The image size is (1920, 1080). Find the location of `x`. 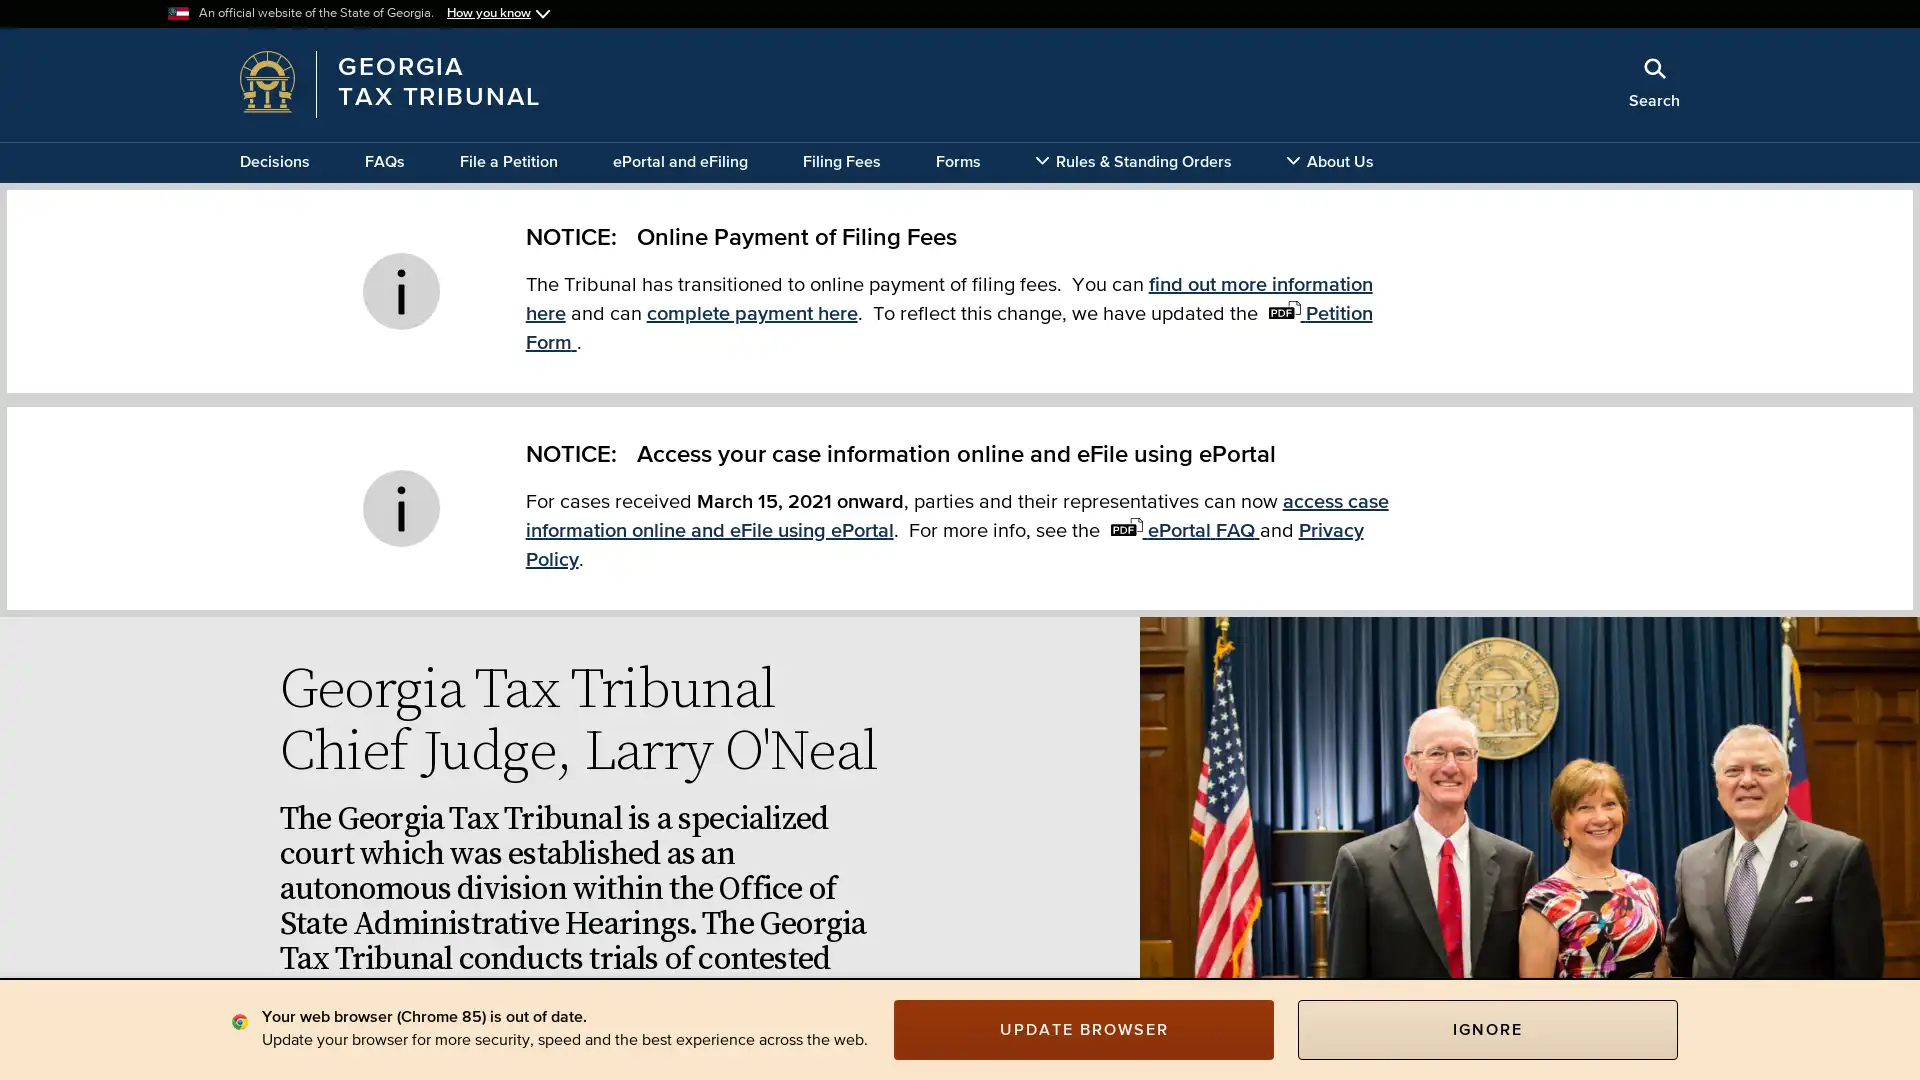

x is located at coordinates (430, 326).